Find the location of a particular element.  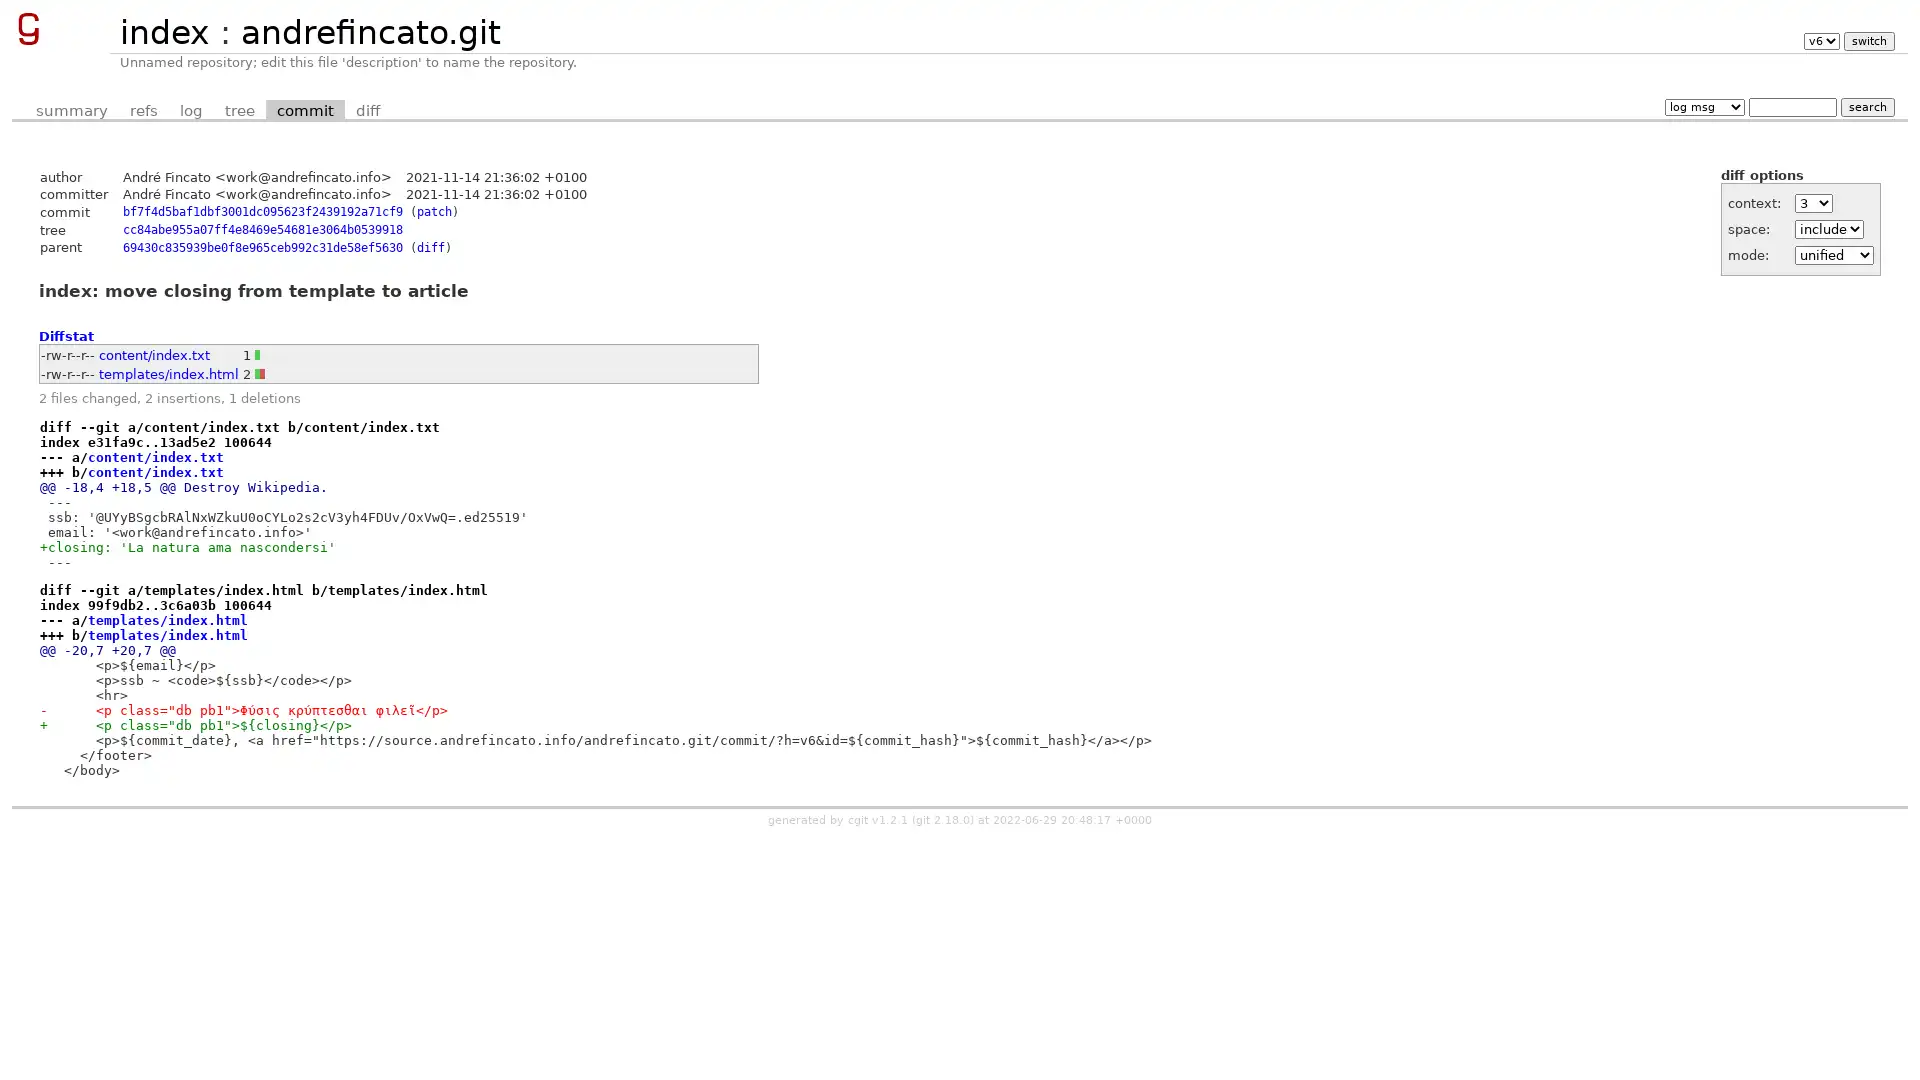

switch is located at coordinates (1867, 41).